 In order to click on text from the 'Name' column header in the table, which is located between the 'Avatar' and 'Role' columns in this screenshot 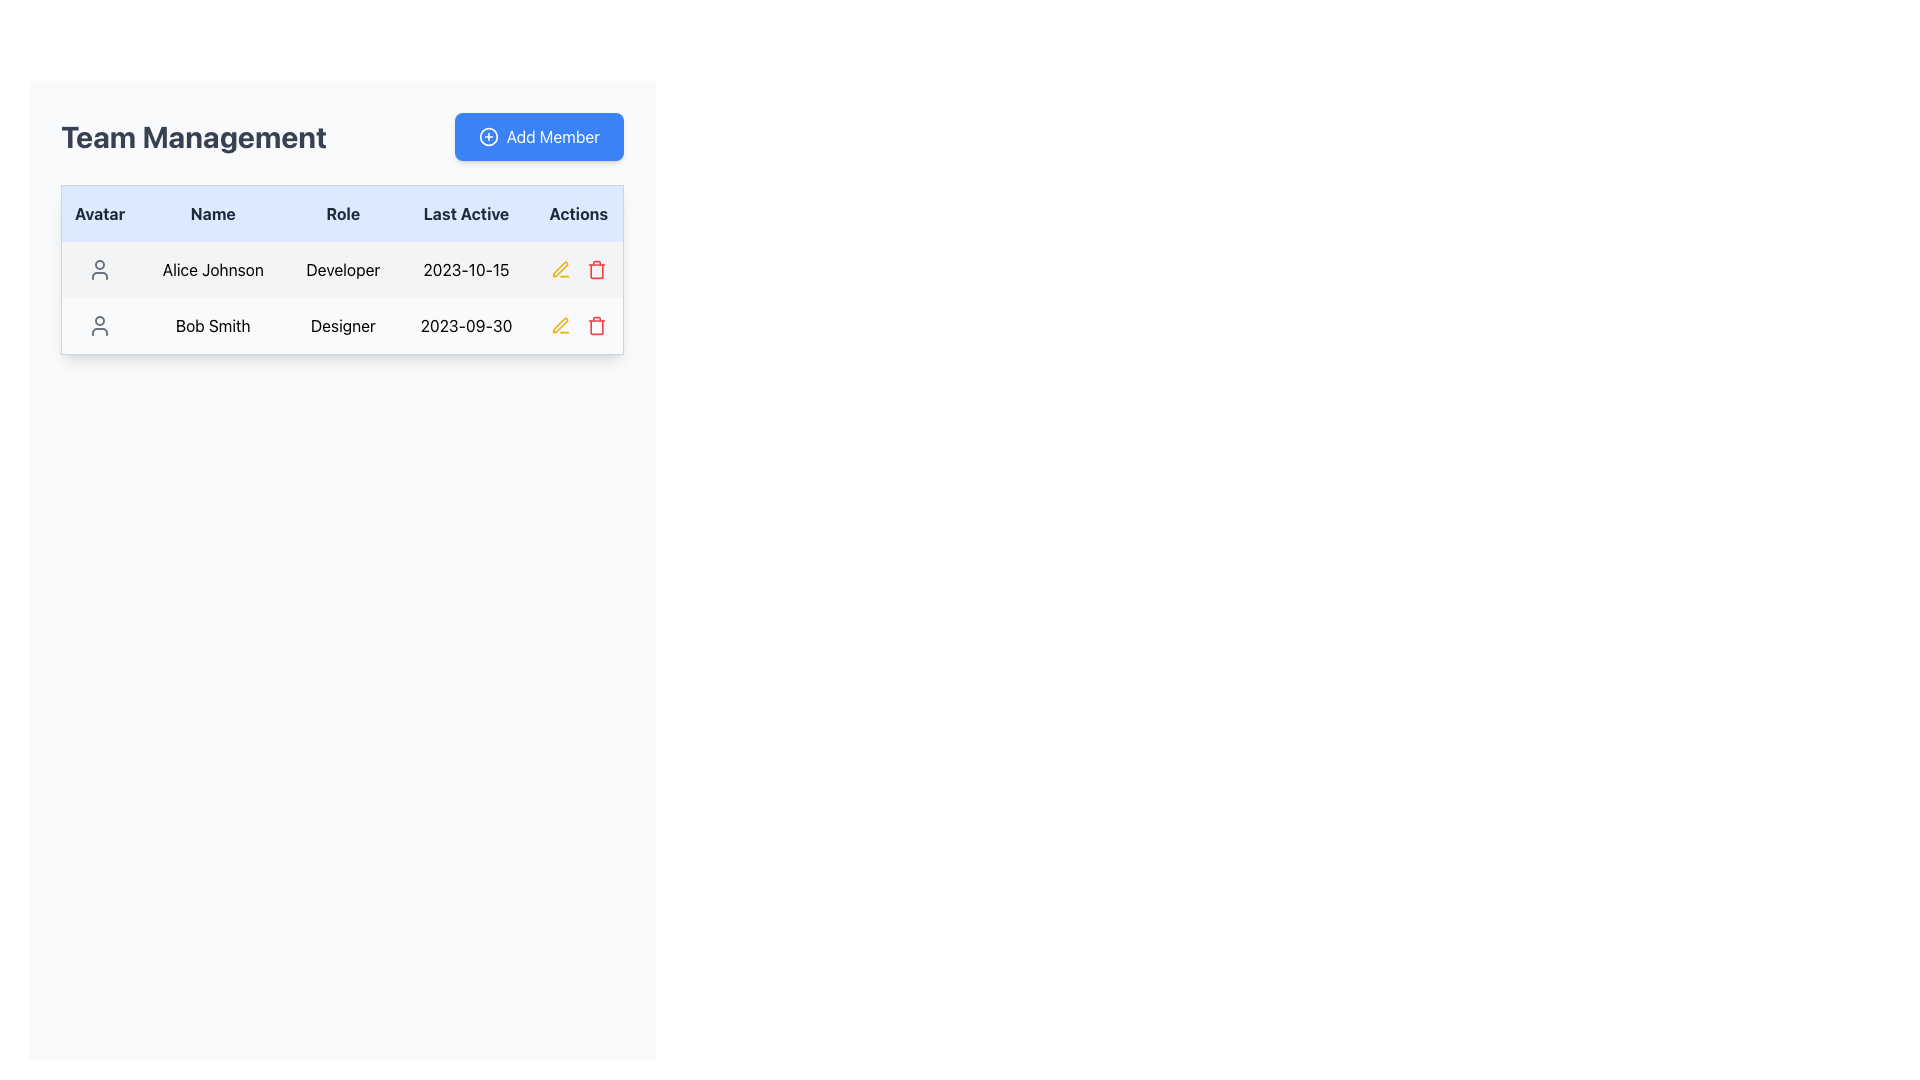, I will do `click(213, 213)`.